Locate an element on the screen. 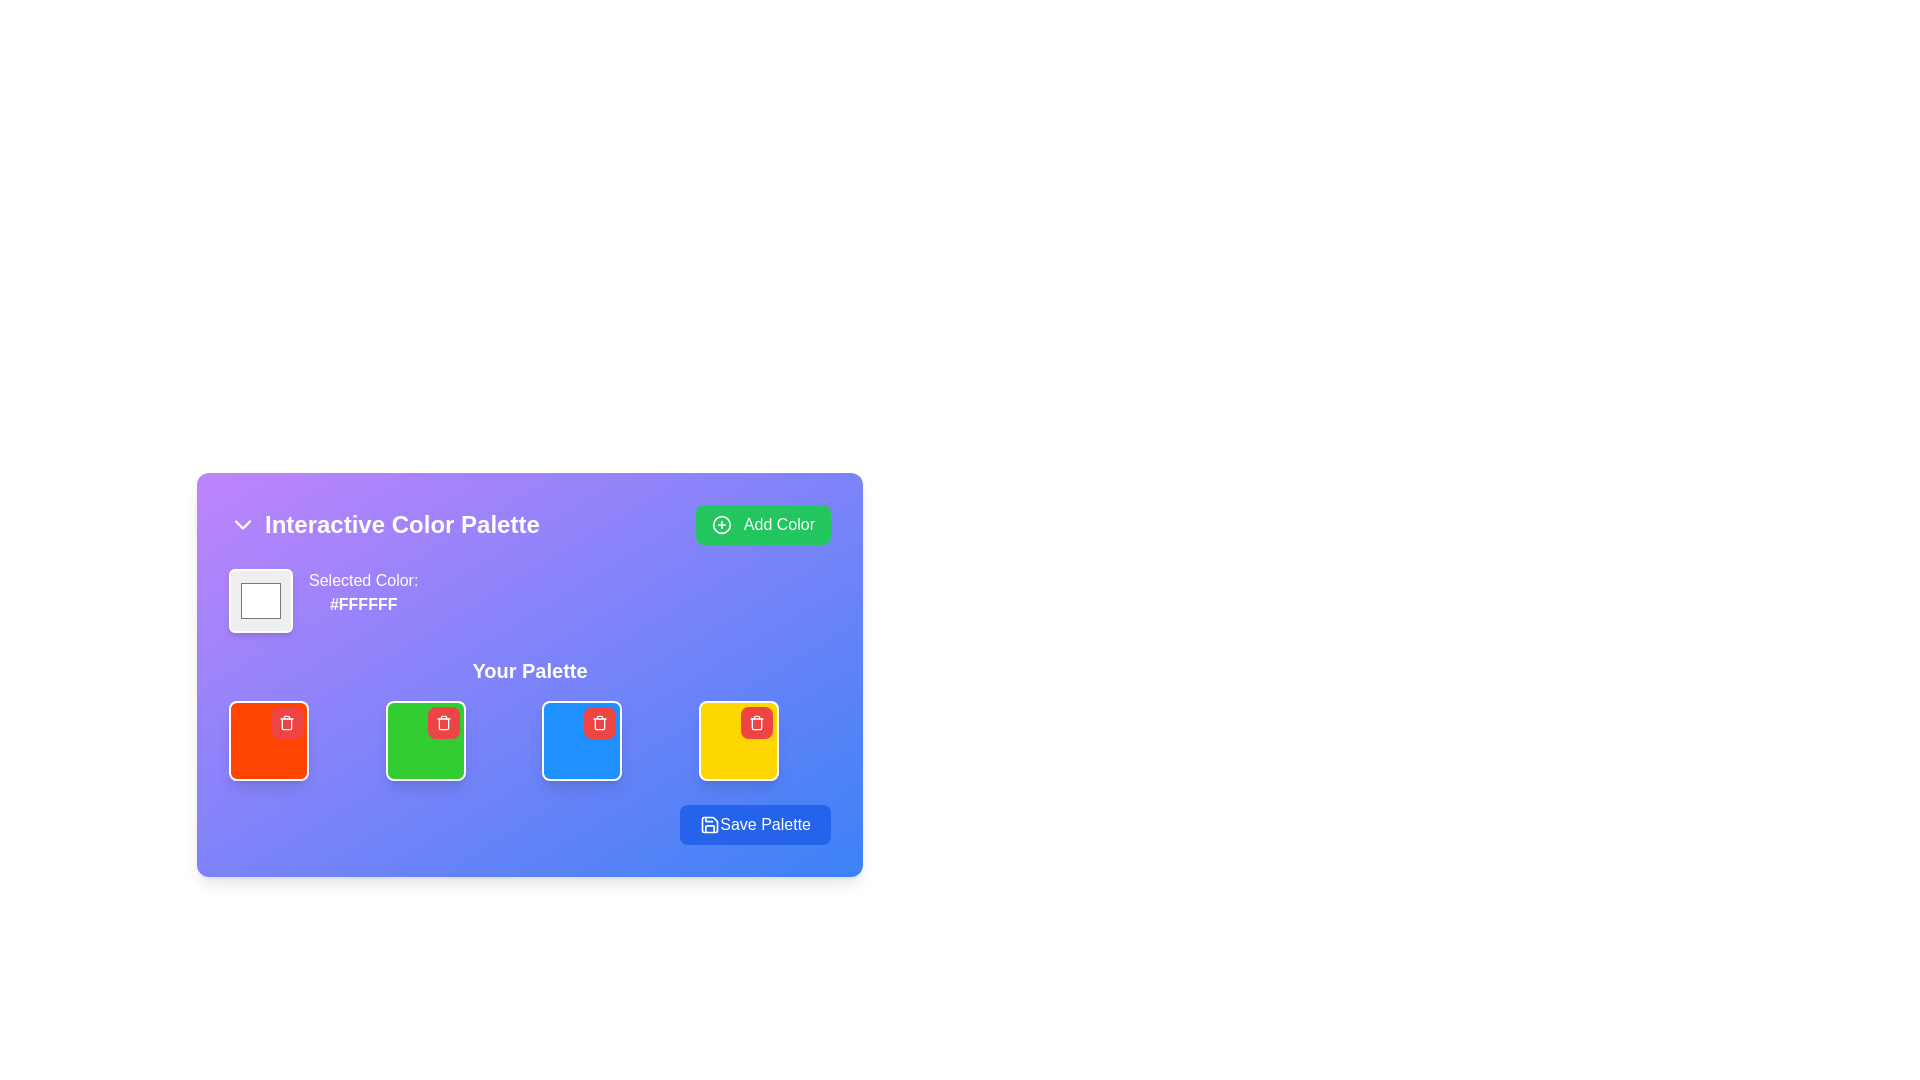  the square color display box with a white border and rounded corners is located at coordinates (259, 600).